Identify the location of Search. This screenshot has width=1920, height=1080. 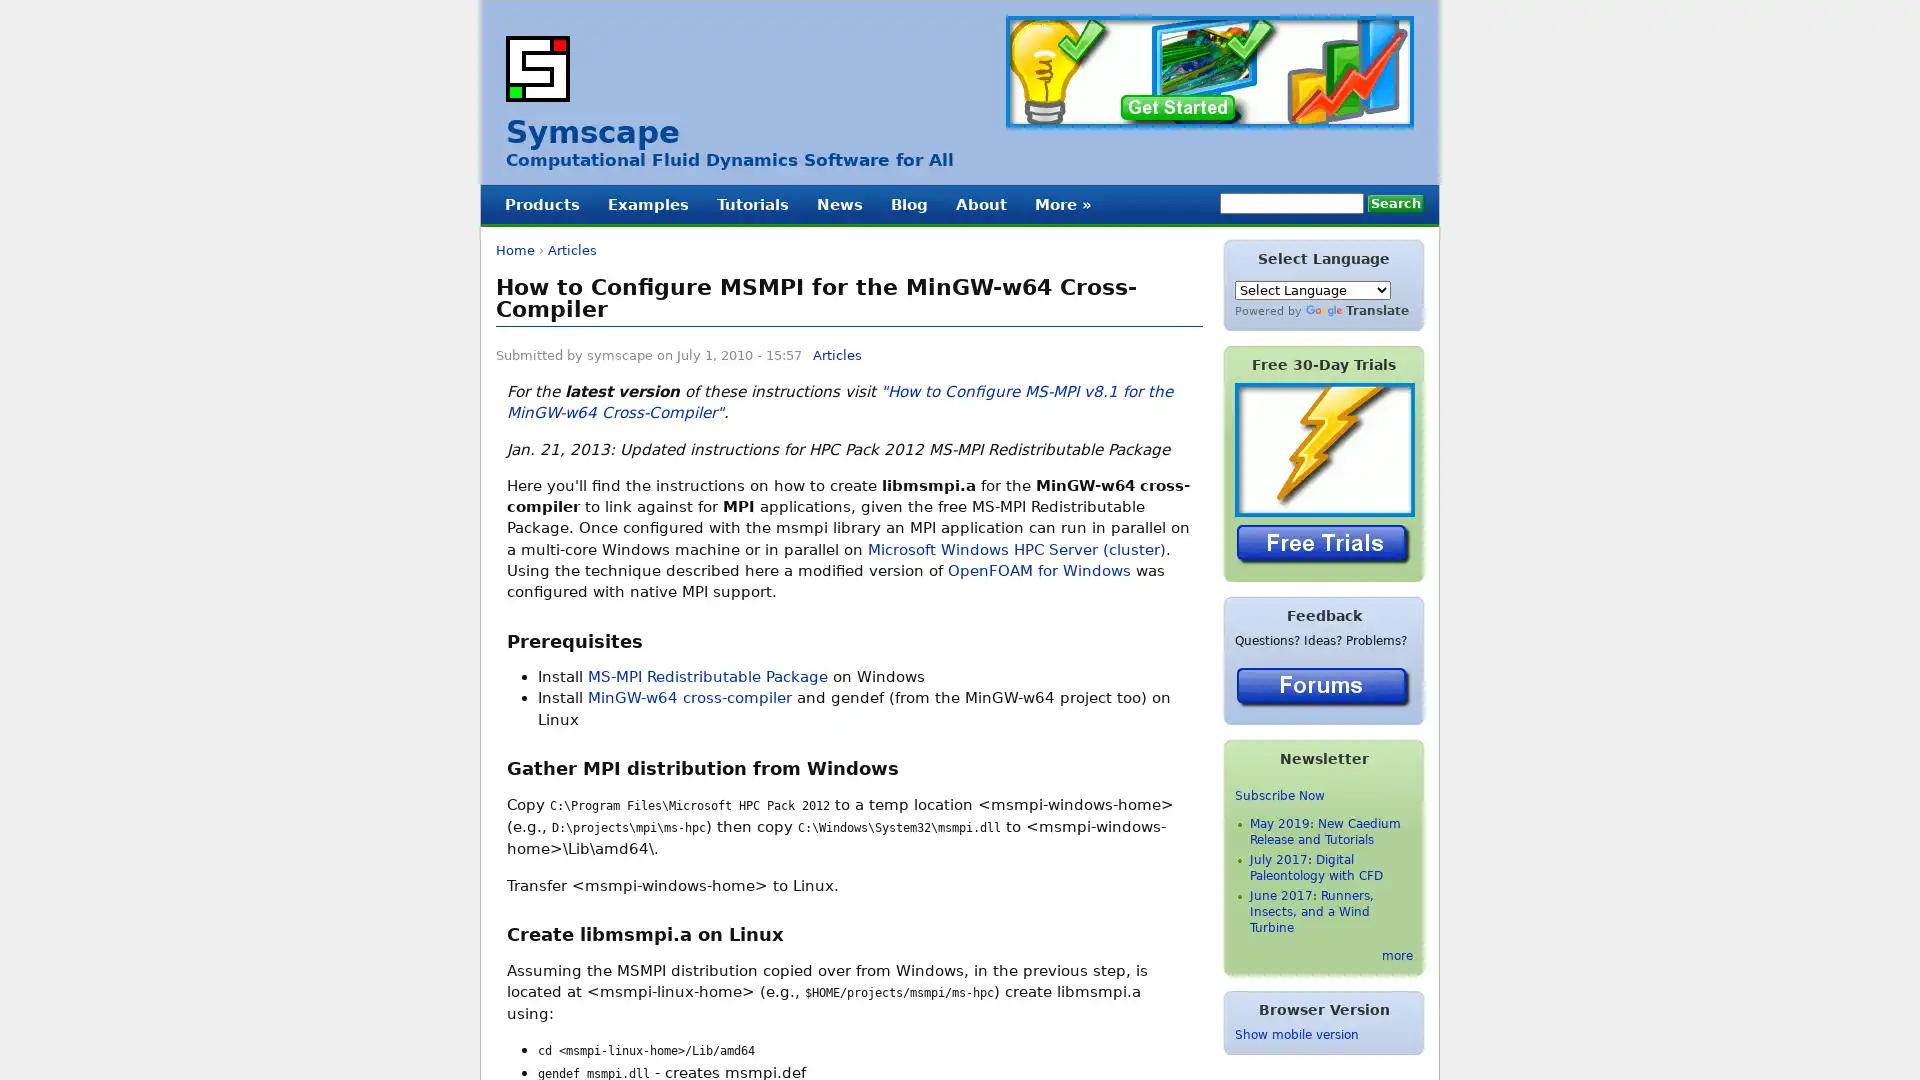
(1395, 204).